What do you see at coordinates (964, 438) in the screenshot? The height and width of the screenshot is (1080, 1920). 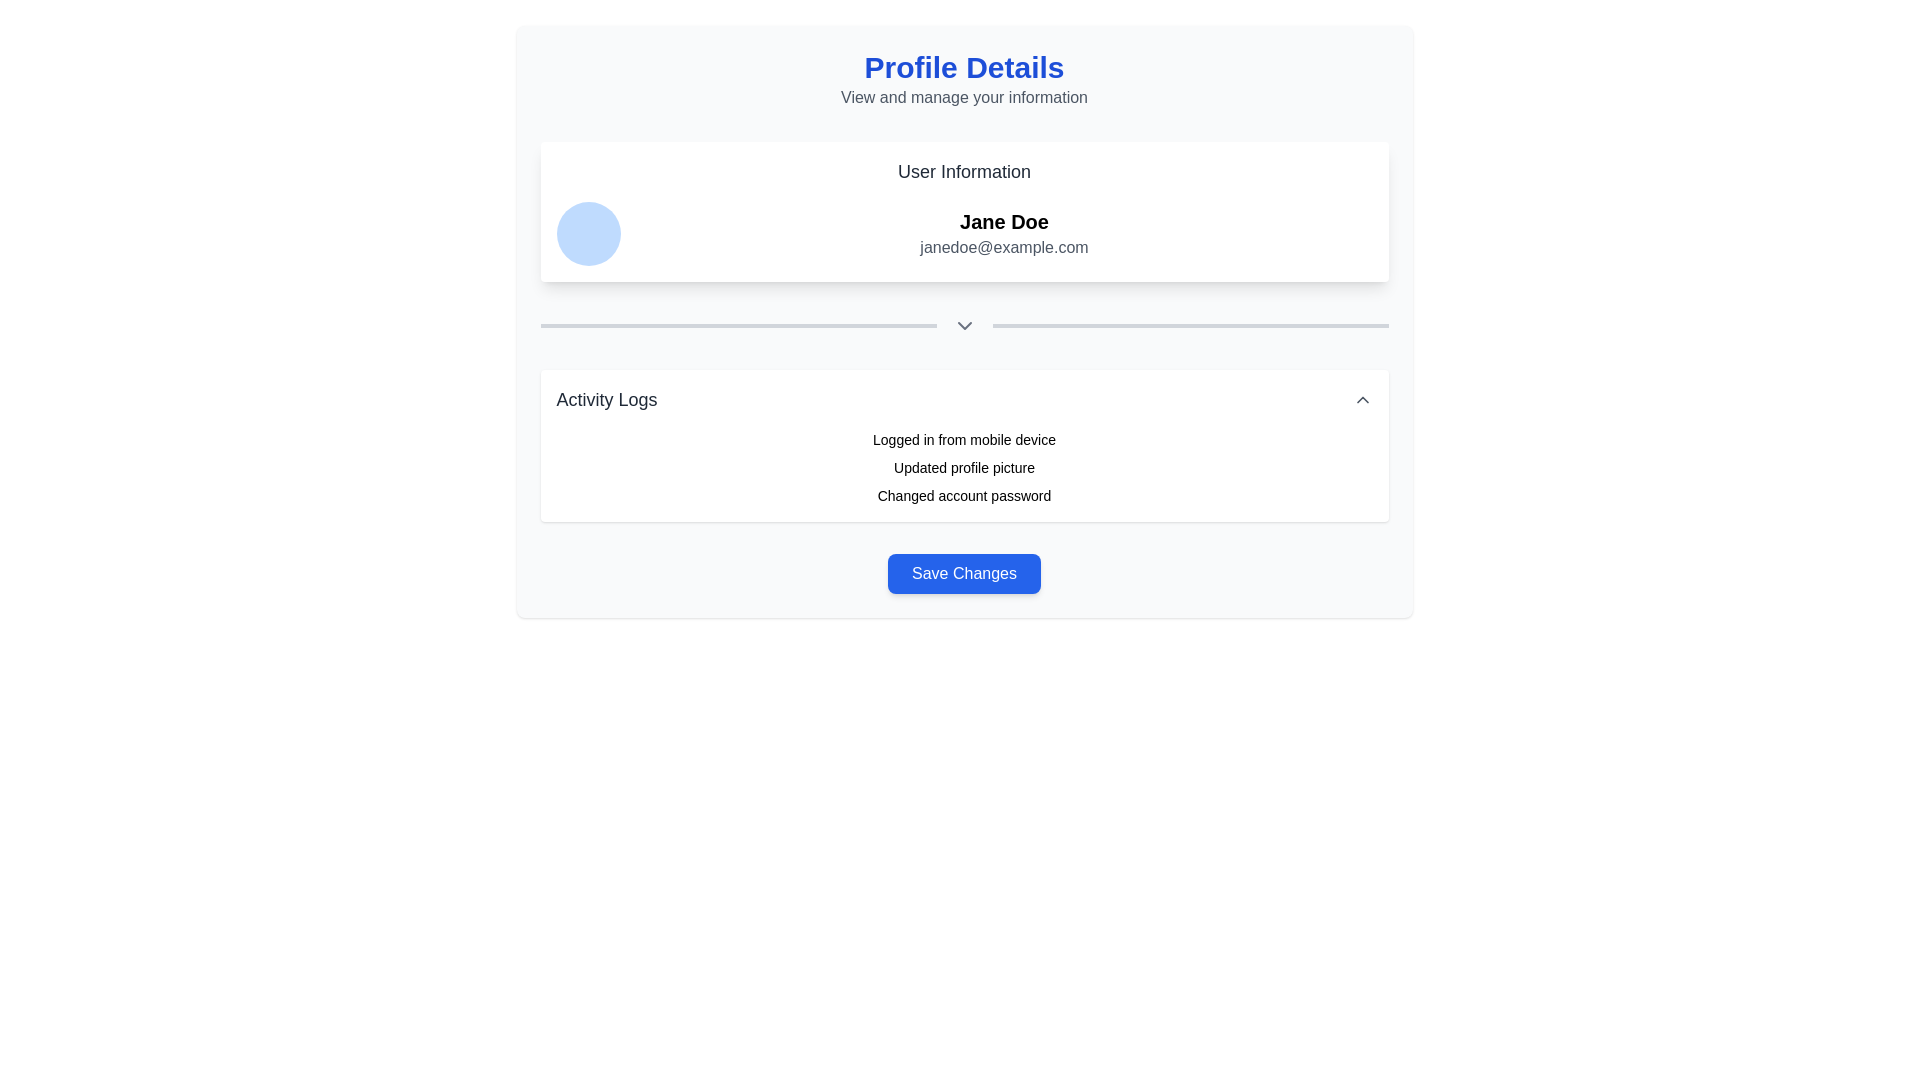 I see `the text label indicating that the user logged in using a mobile device, which is the first item in the 'Activity Logs' section` at bounding box center [964, 438].